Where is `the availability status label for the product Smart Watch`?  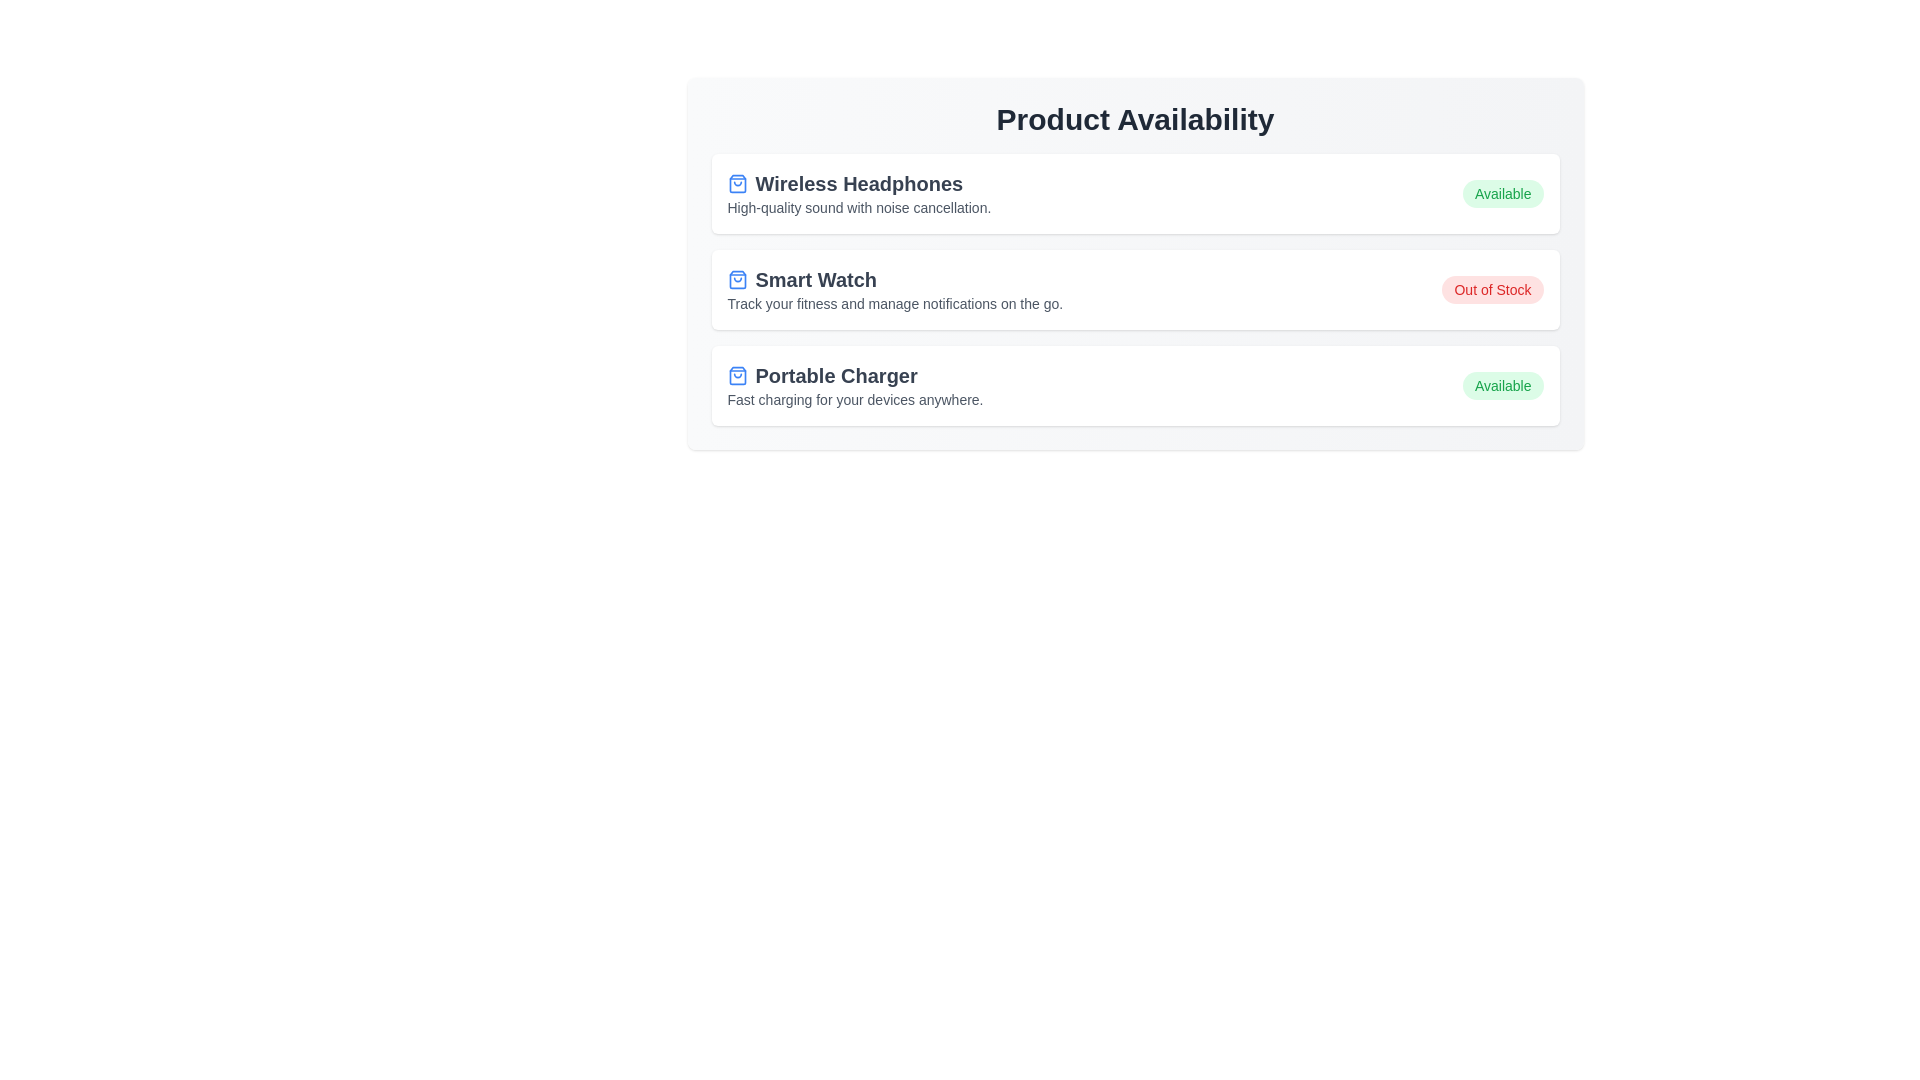 the availability status label for the product Smart Watch is located at coordinates (1492, 289).